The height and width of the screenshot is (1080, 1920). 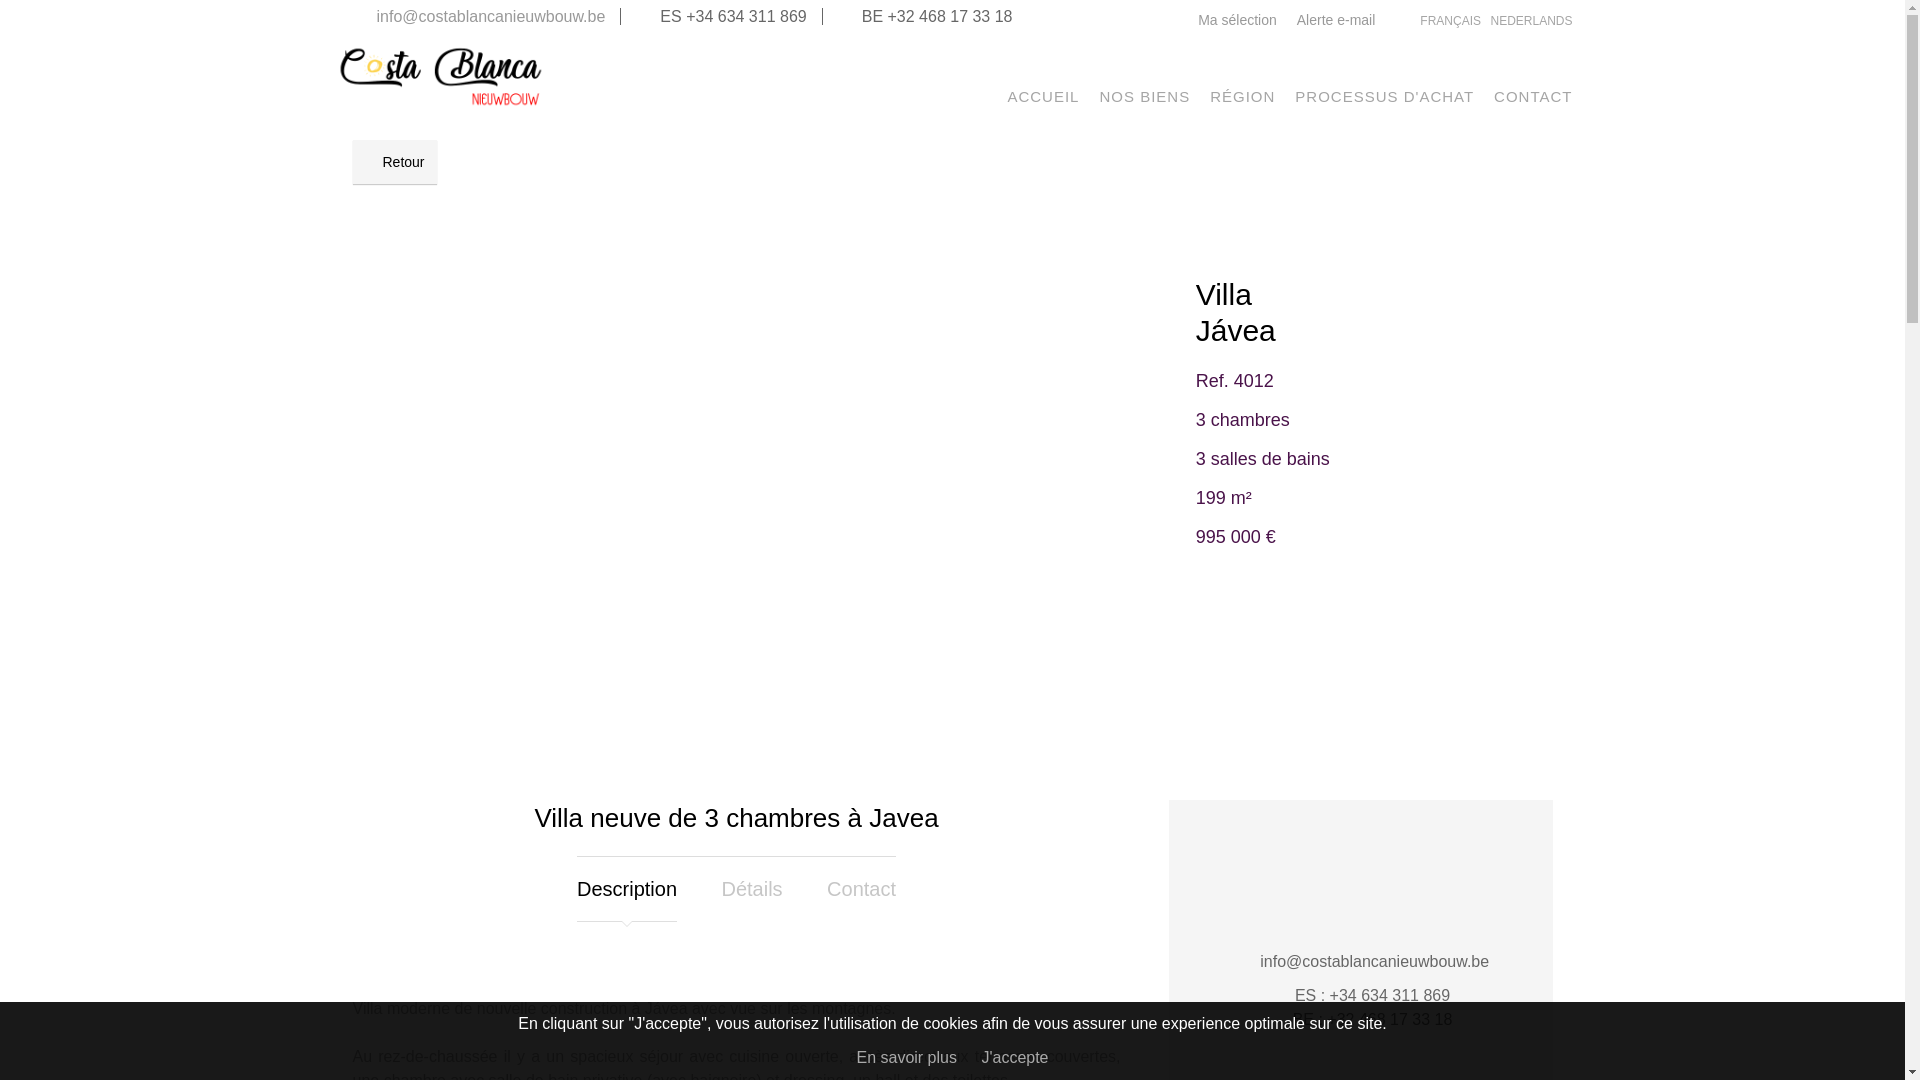 What do you see at coordinates (1098, 96) in the screenshot?
I see `'NOS BIENS'` at bounding box center [1098, 96].